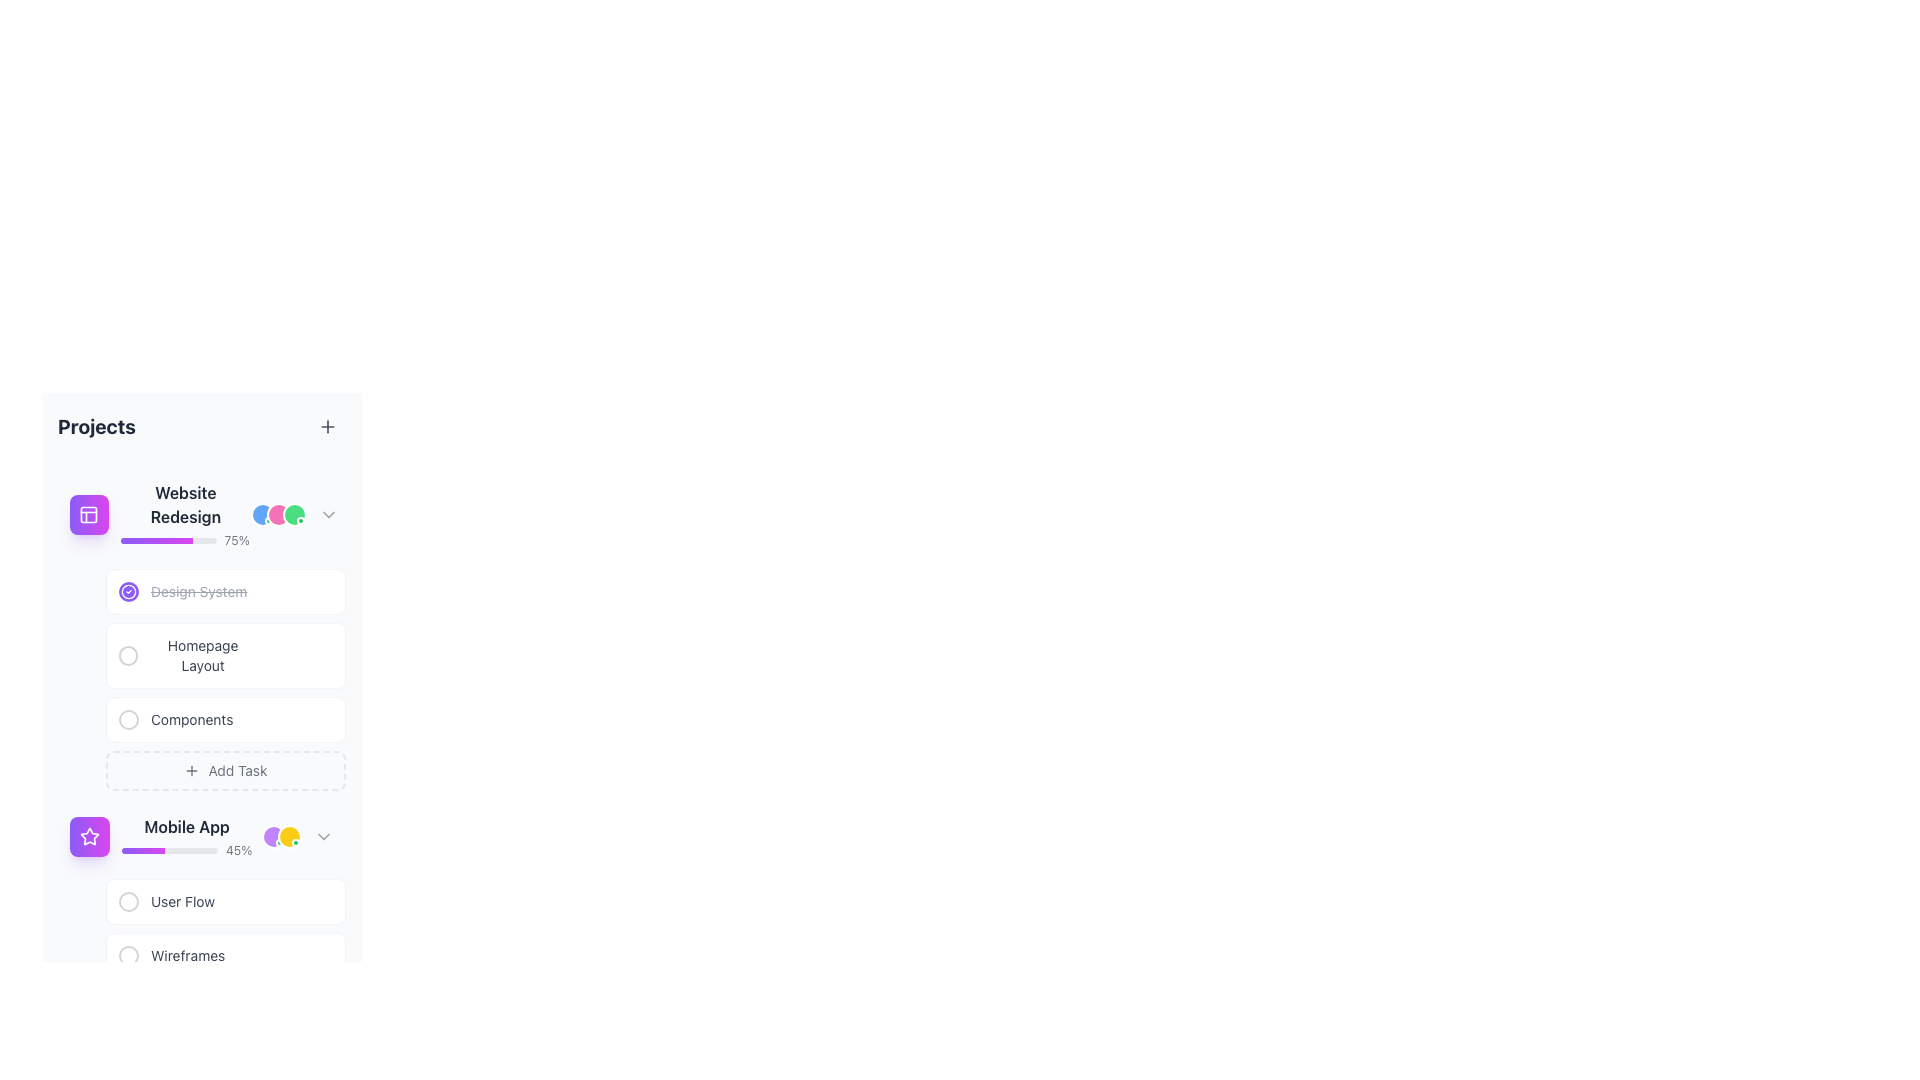  What do you see at coordinates (128, 590) in the screenshot?
I see `the button with an icon` at bounding box center [128, 590].